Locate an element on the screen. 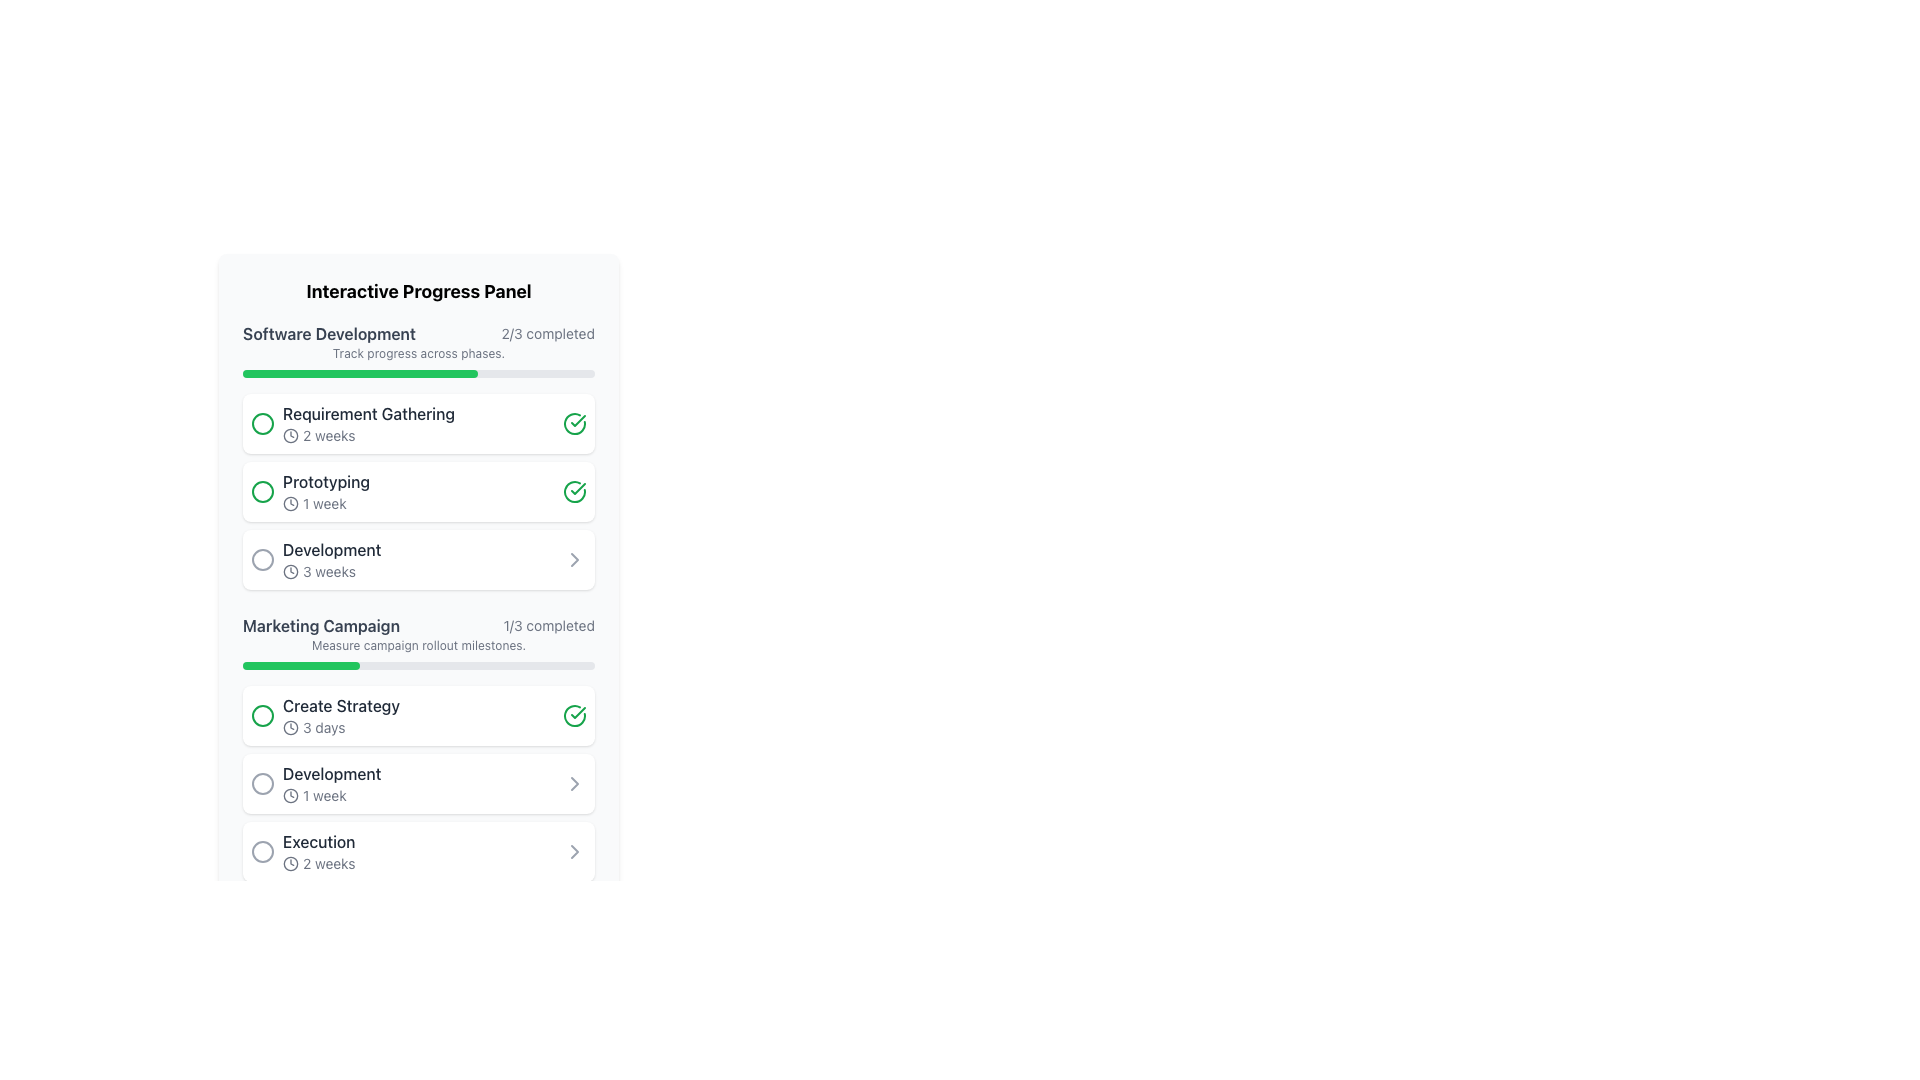 This screenshot has width=1920, height=1080. the small green checkmark icon located in the 'Marketing Campaign' section next to the 'Create Strategy' task is located at coordinates (577, 712).